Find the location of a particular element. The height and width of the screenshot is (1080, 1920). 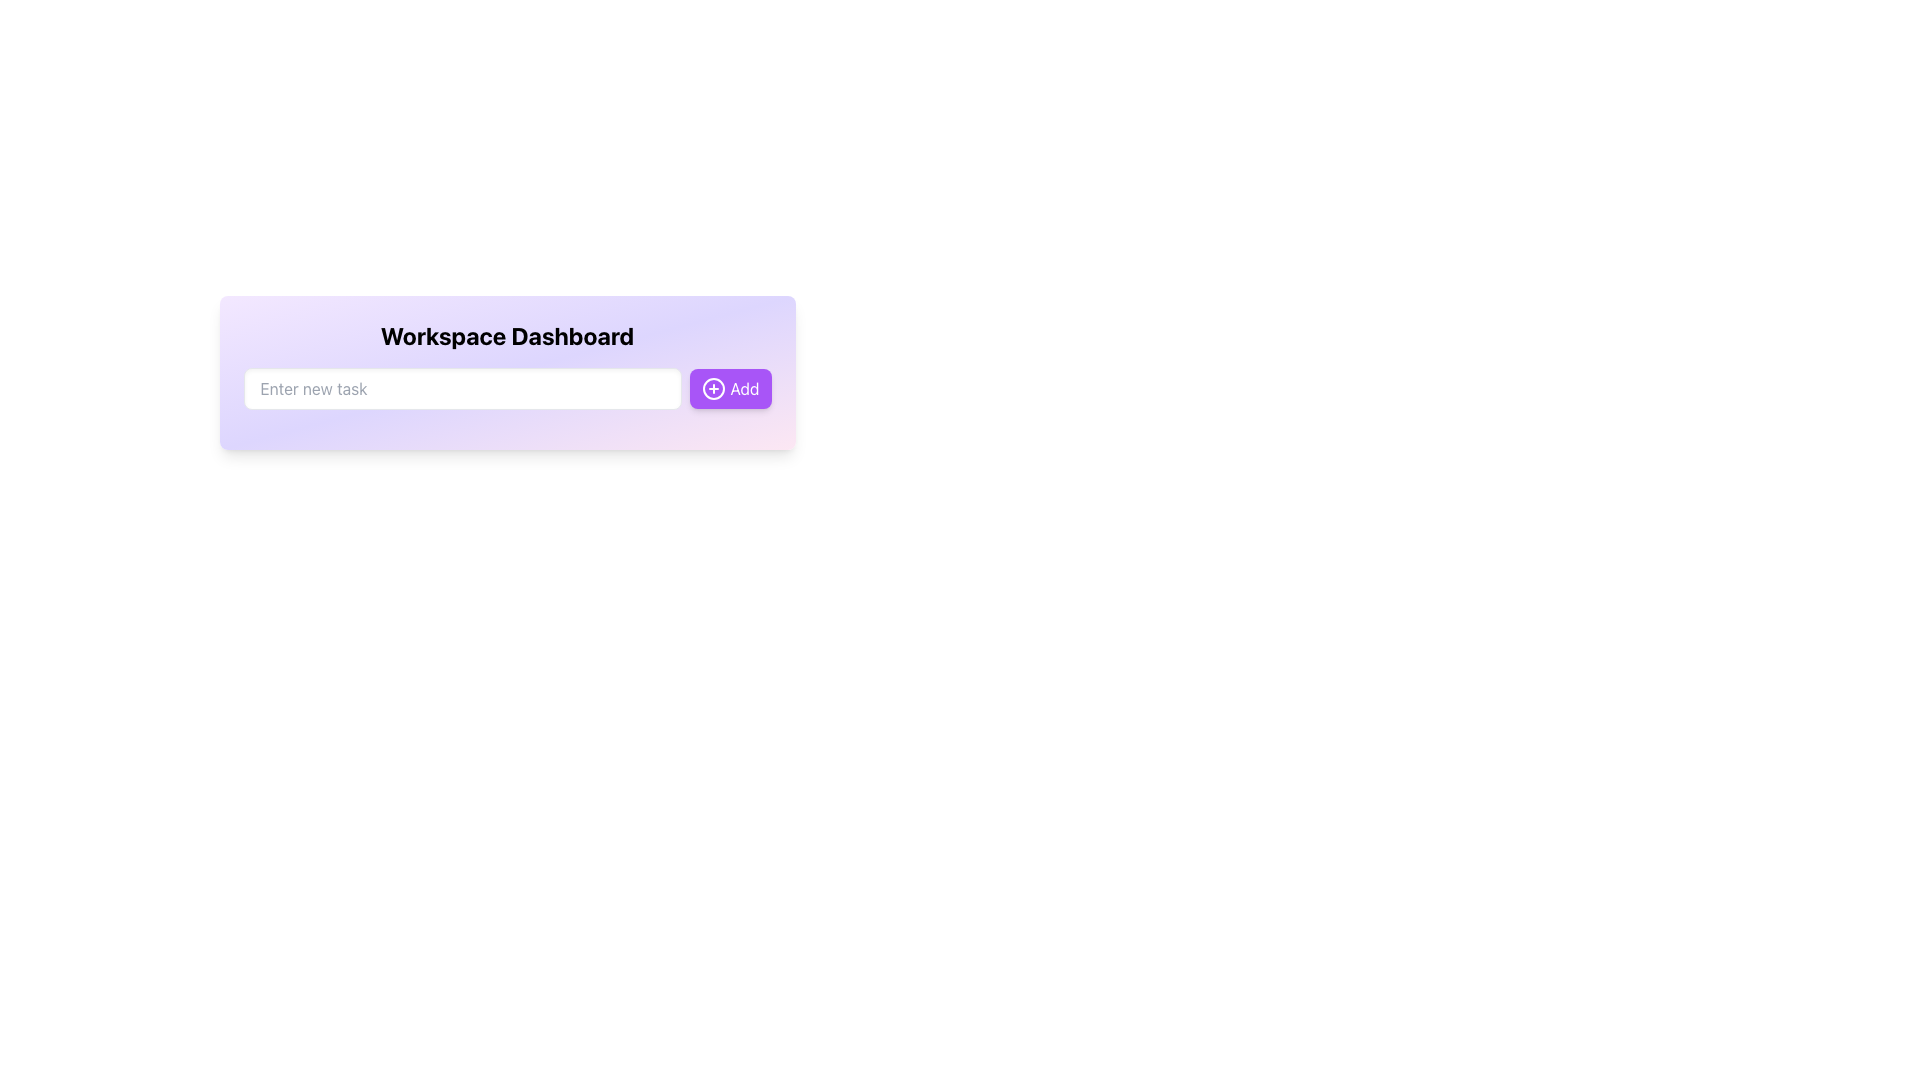

the static text label displaying 'Workspace Dashboard' which is bold, centered, and positioned above the input field and the 'Add' button is located at coordinates (507, 334).